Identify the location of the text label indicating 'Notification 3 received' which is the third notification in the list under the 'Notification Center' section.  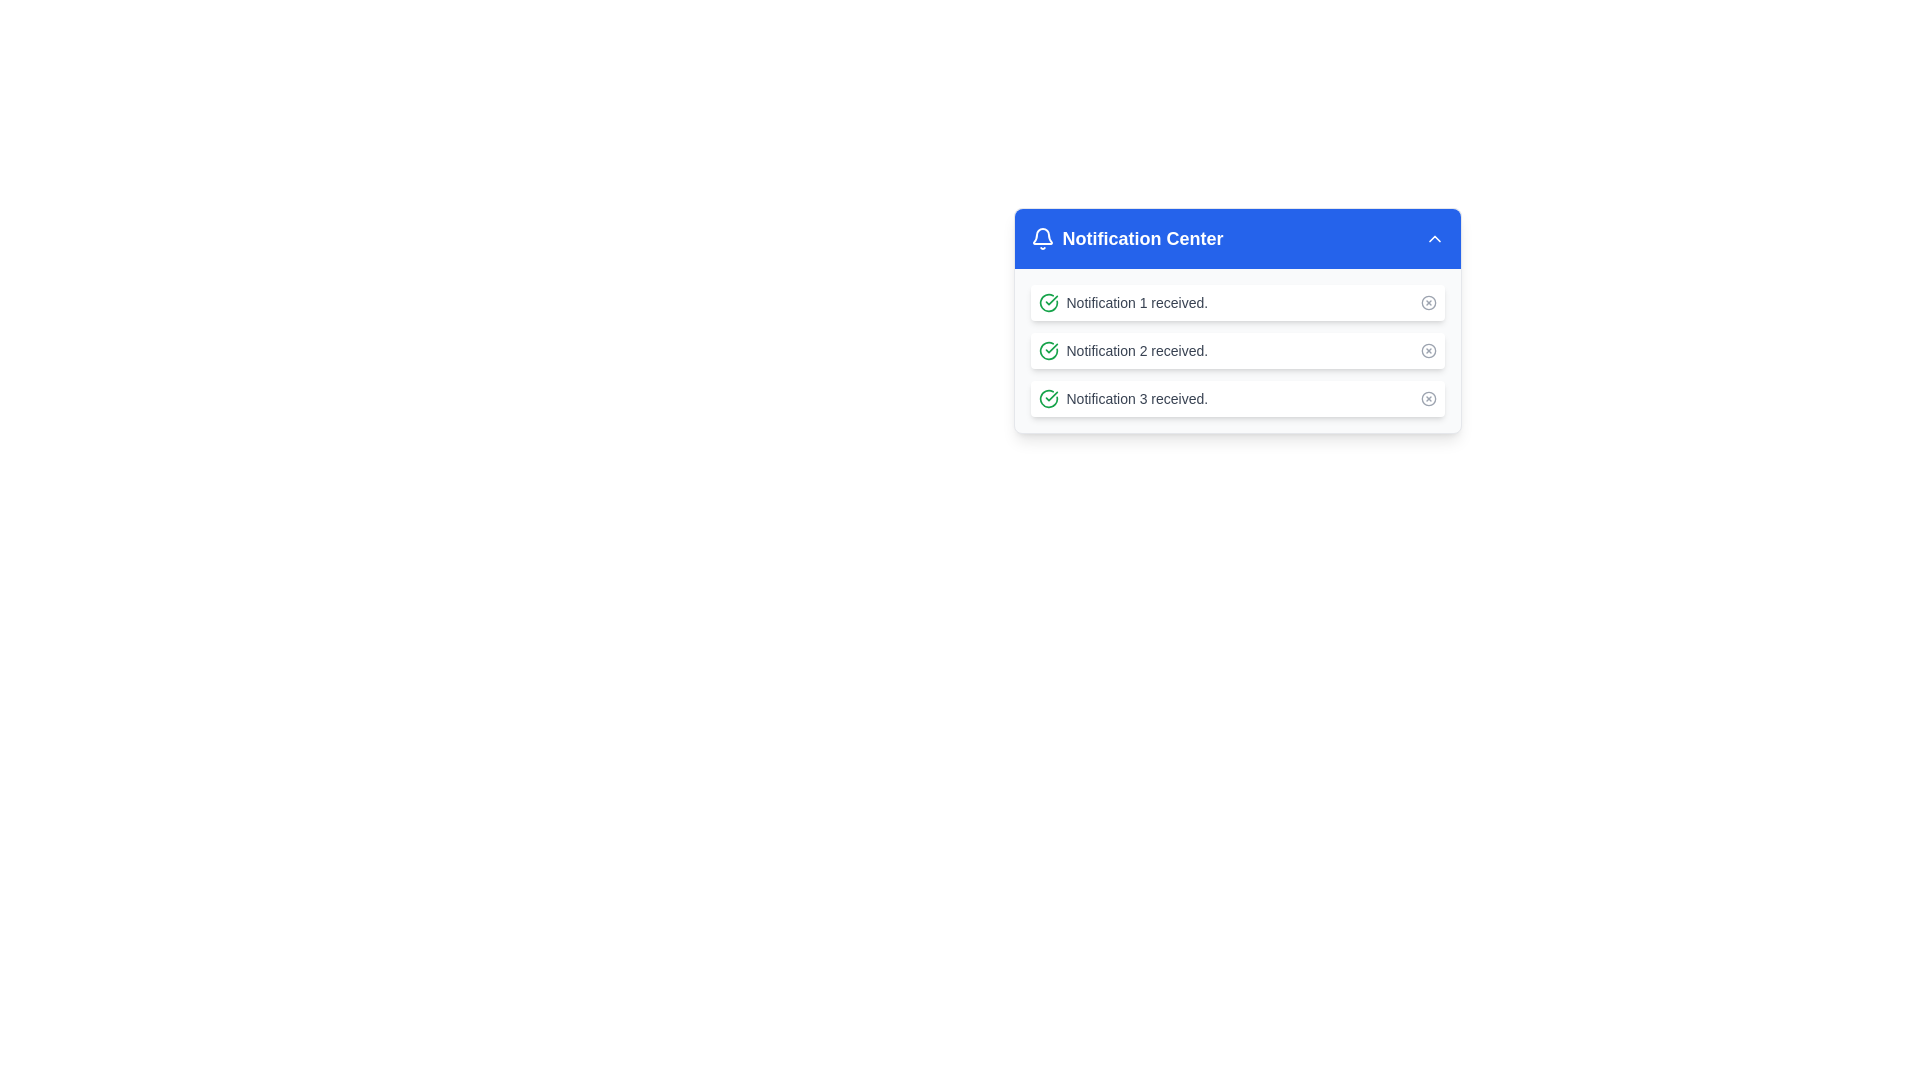
(1137, 398).